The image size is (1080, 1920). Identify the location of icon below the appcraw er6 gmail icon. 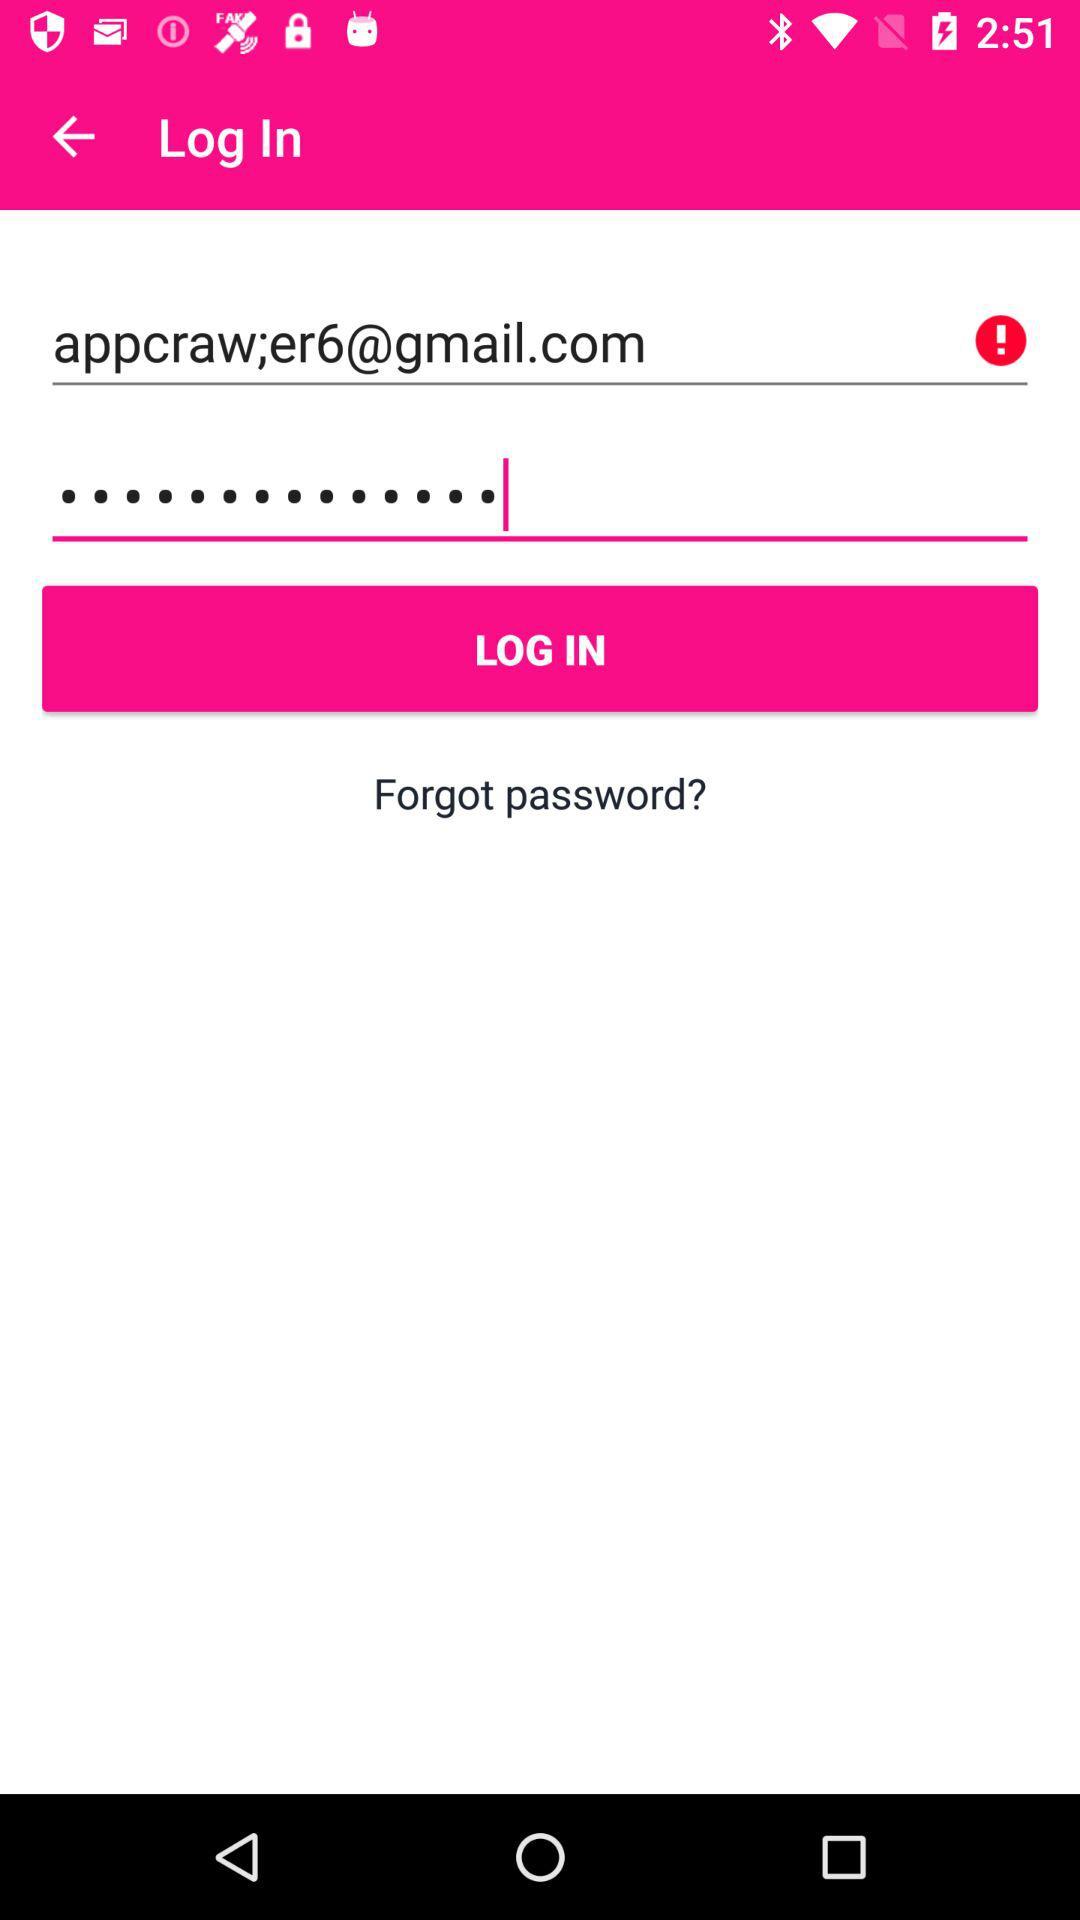
(540, 495).